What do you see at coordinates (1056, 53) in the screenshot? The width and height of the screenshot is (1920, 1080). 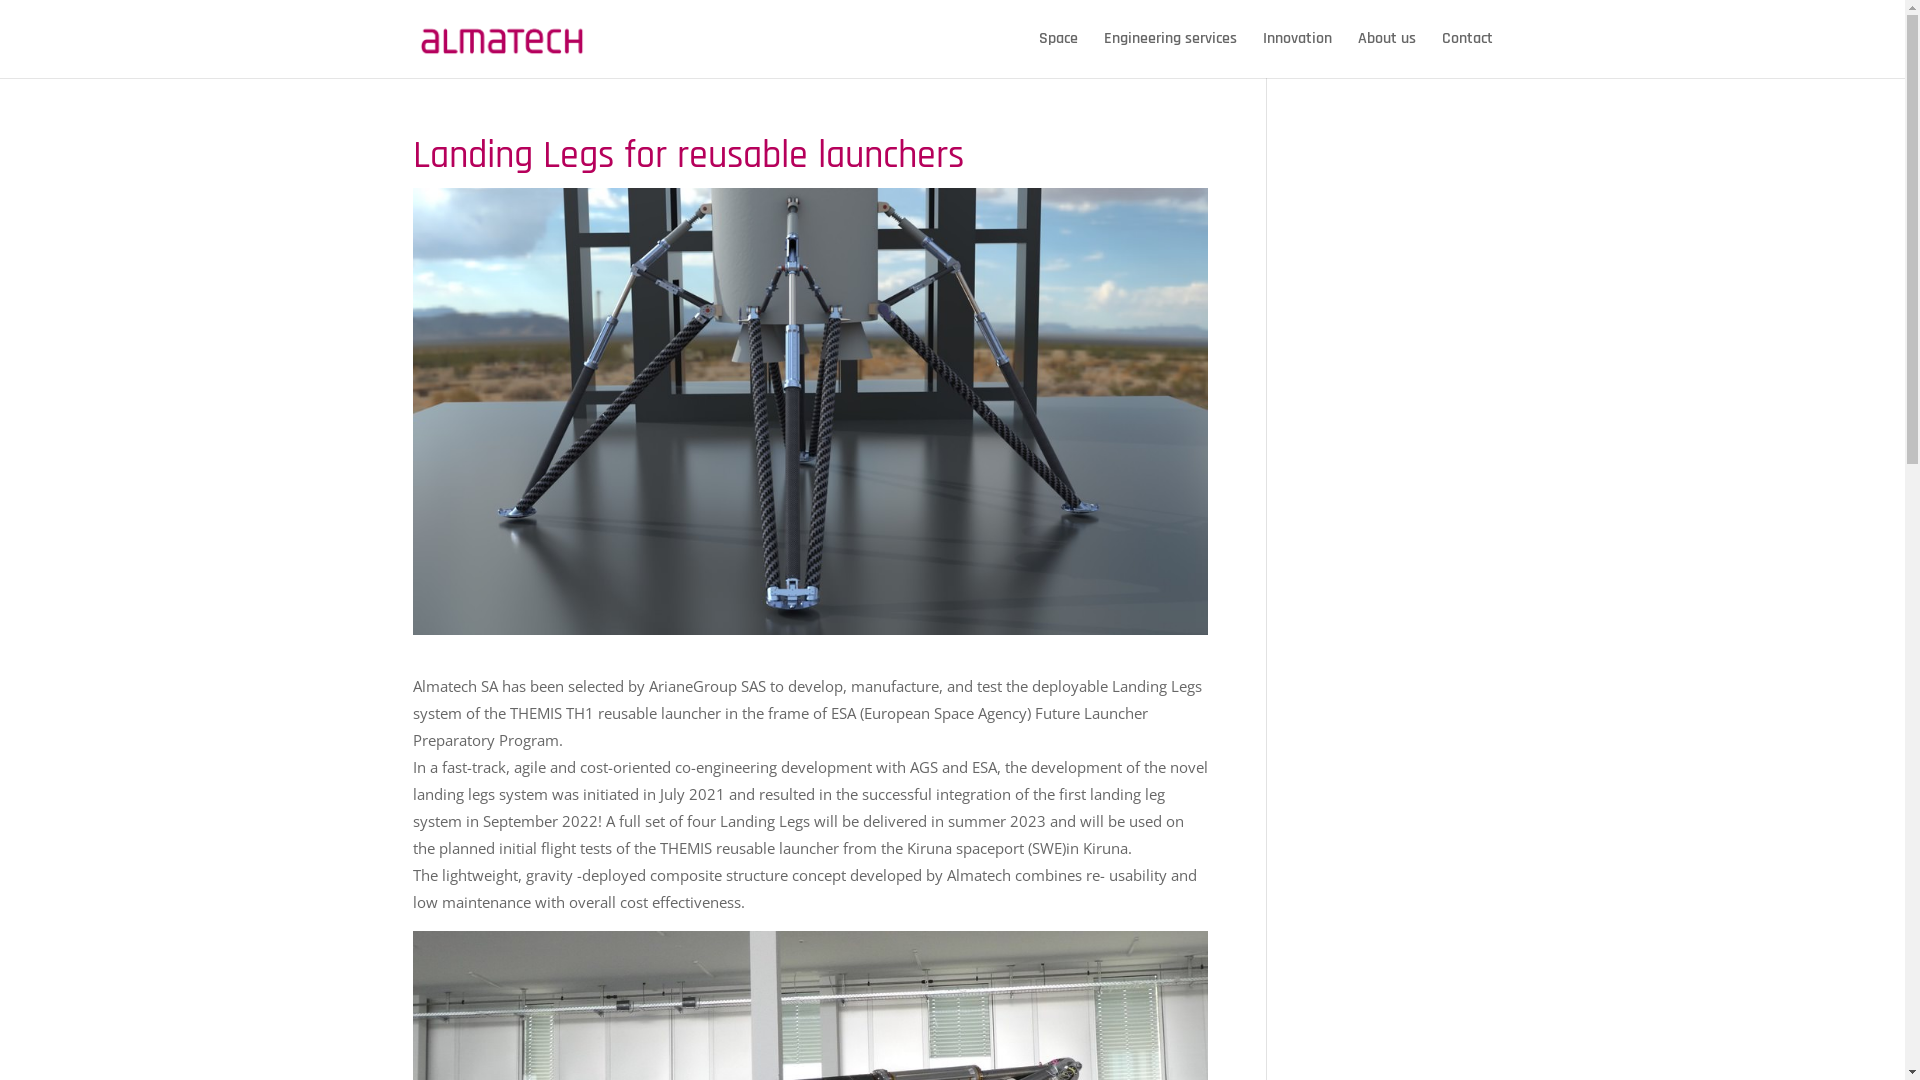 I see `'Space'` at bounding box center [1056, 53].